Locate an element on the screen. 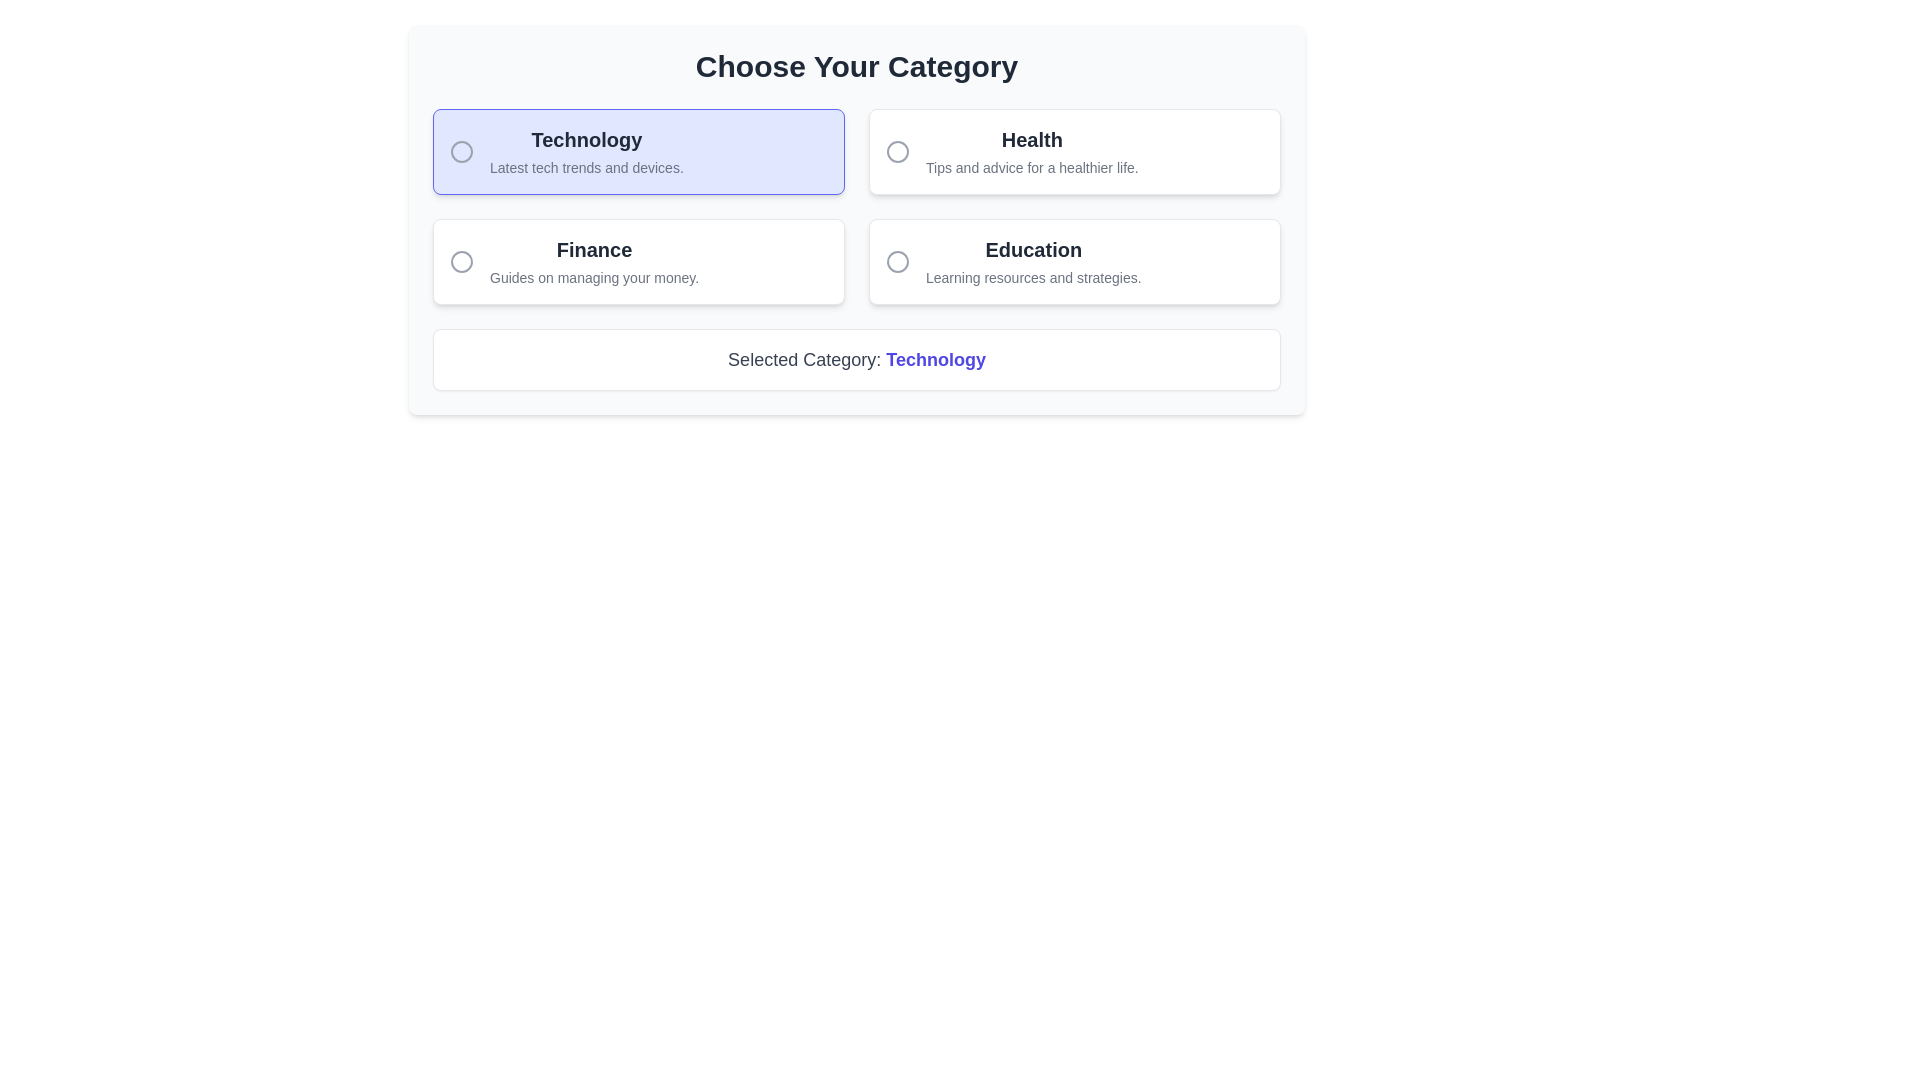  the circular icon styled in gray color, which is part of the selection interface for the 'Health' category, located in the top-right part of the category selection interface is located at coordinates (896, 150).